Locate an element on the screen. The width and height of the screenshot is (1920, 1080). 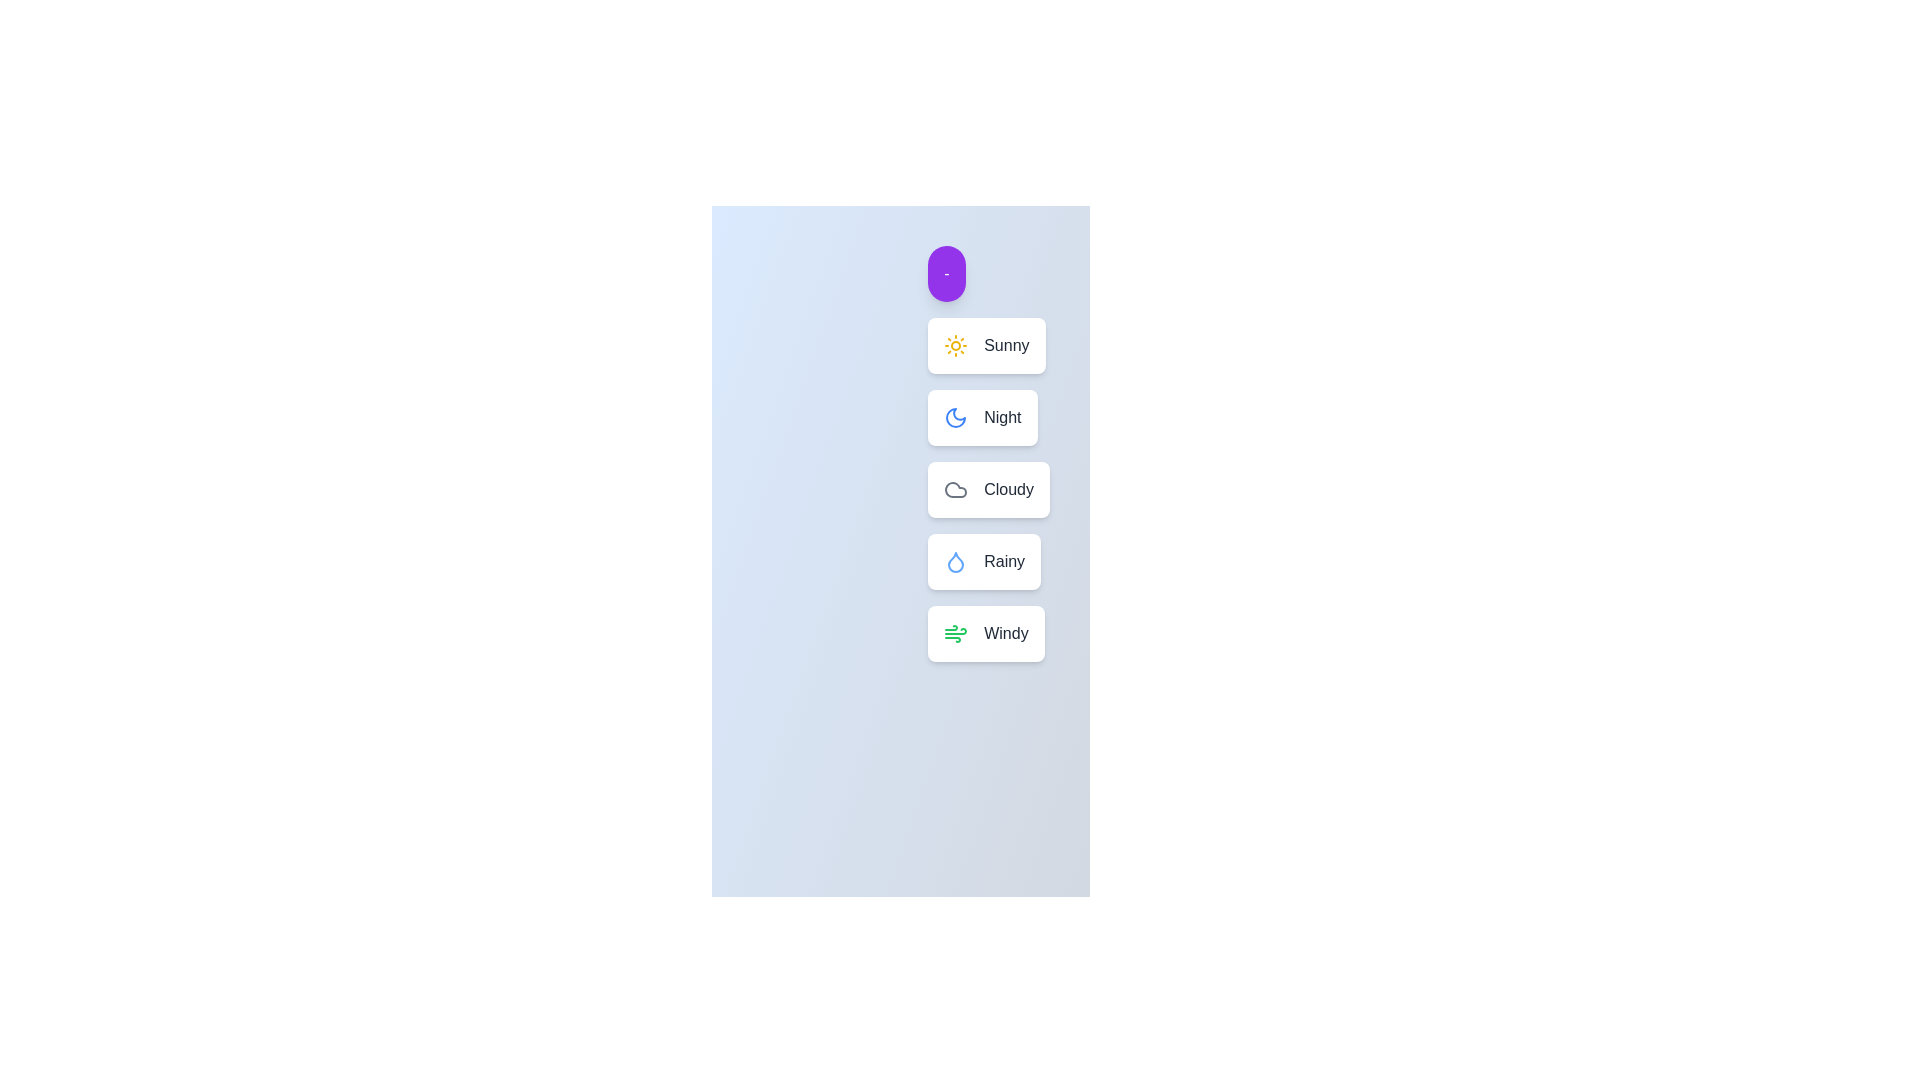
the purple button to toggle the menu is located at coordinates (944, 273).